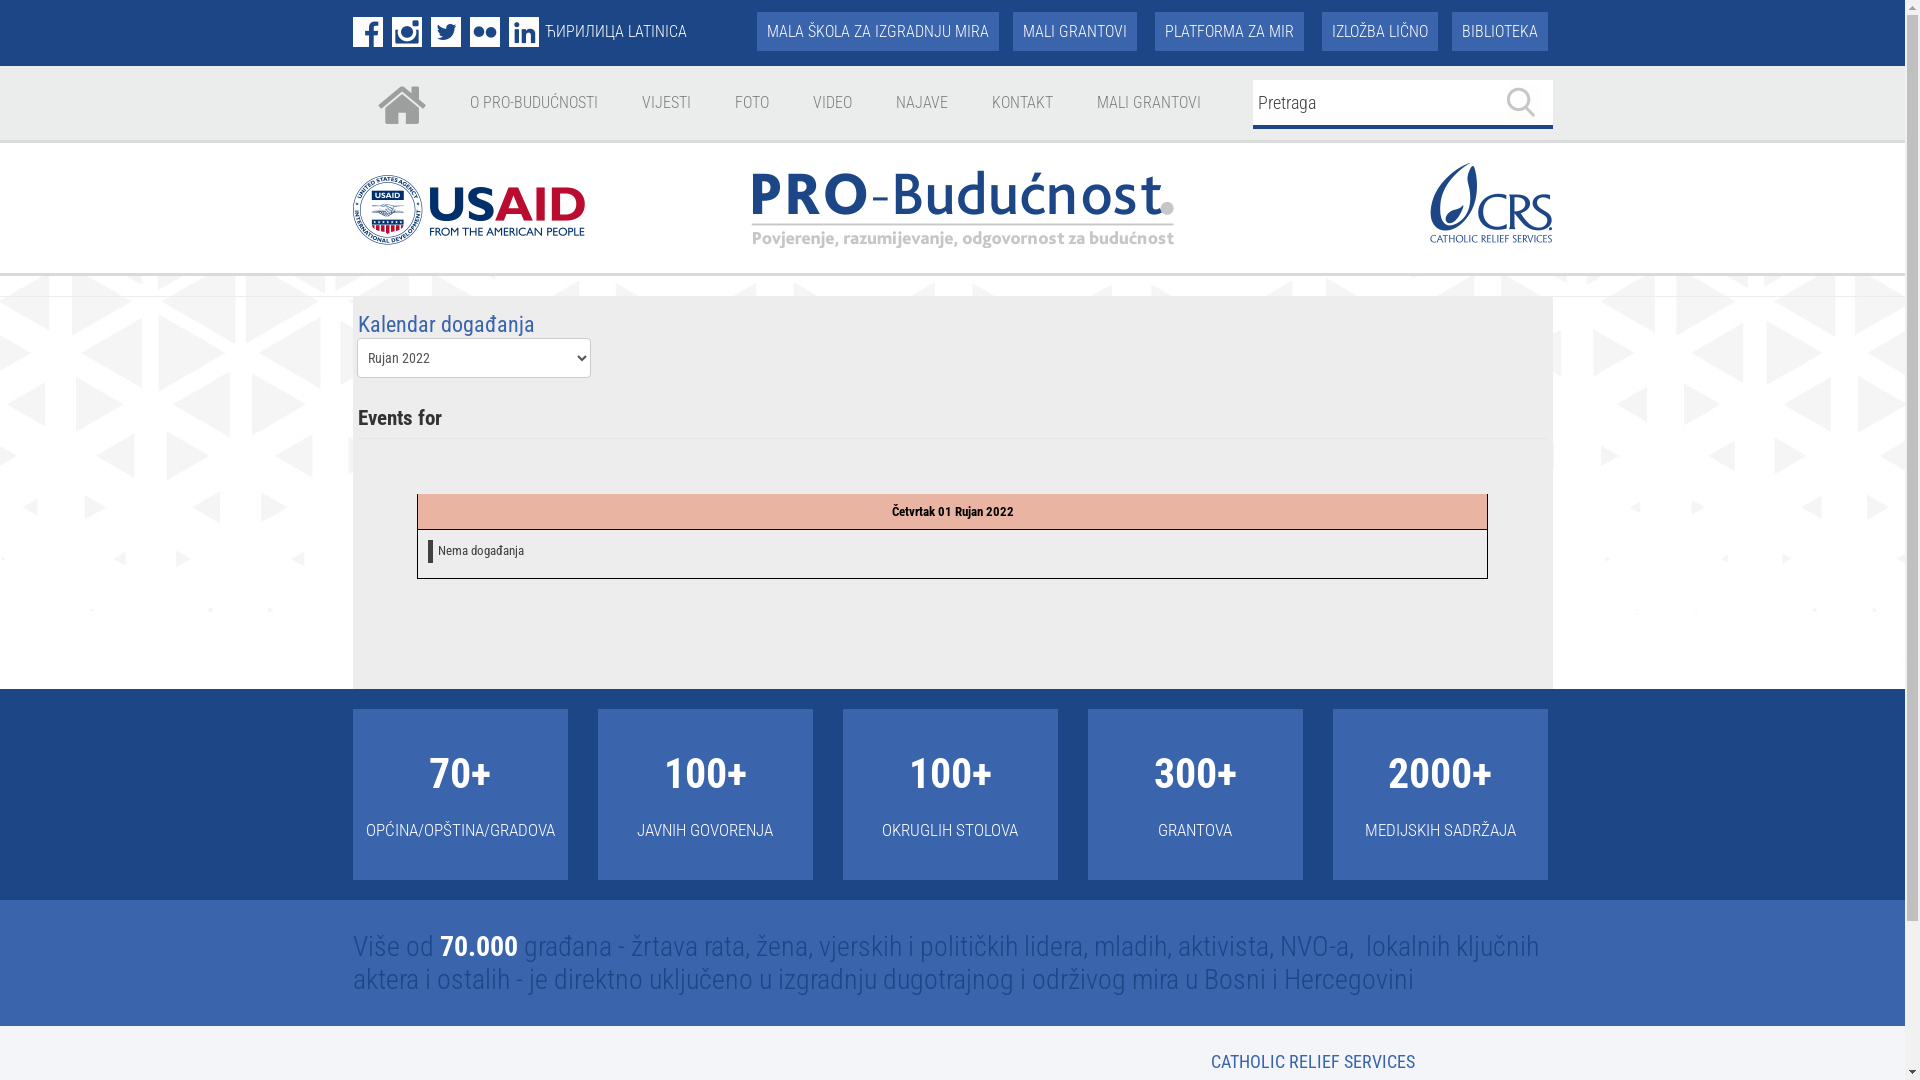 The width and height of the screenshot is (1920, 1080). What do you see at coordinates (657, 31) in the screenshot?
I see `'LATINICA'` at bounding box center [657, 31].